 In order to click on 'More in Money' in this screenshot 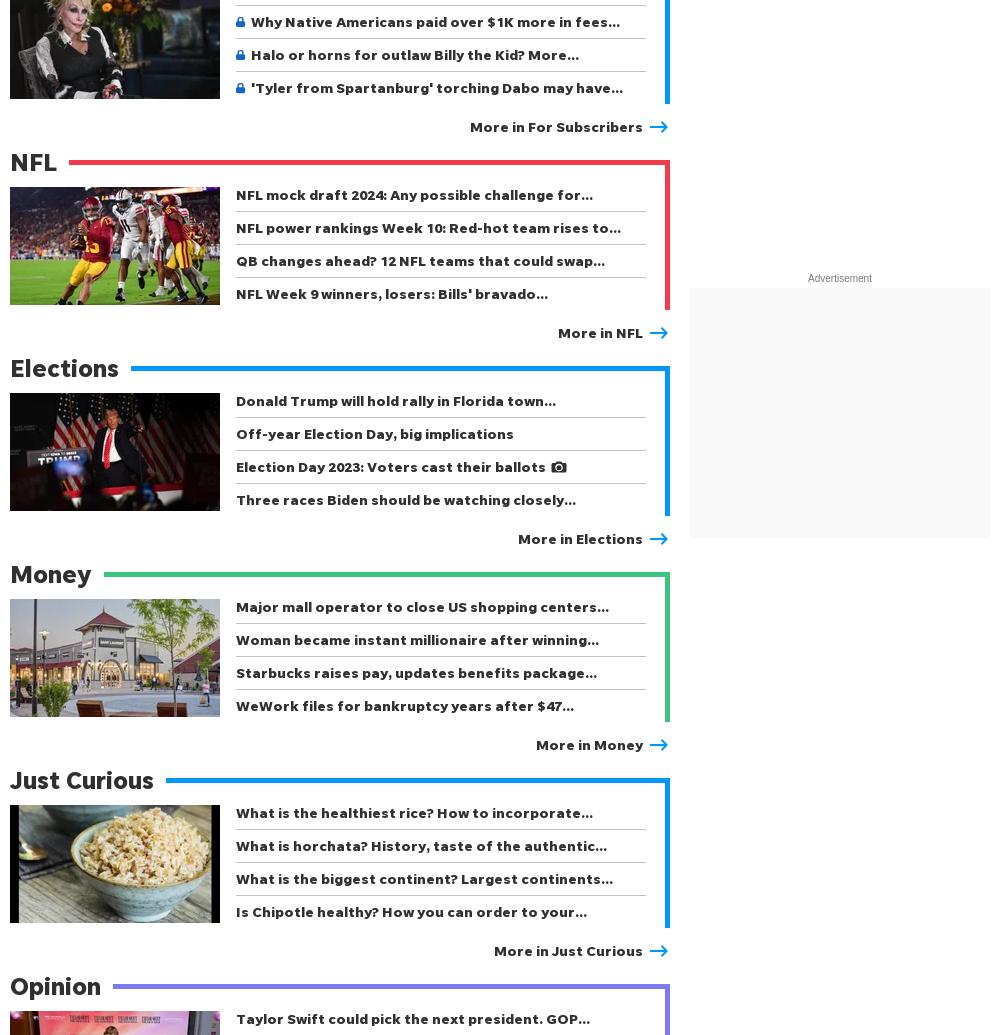, I will do `click(588, 743)`.